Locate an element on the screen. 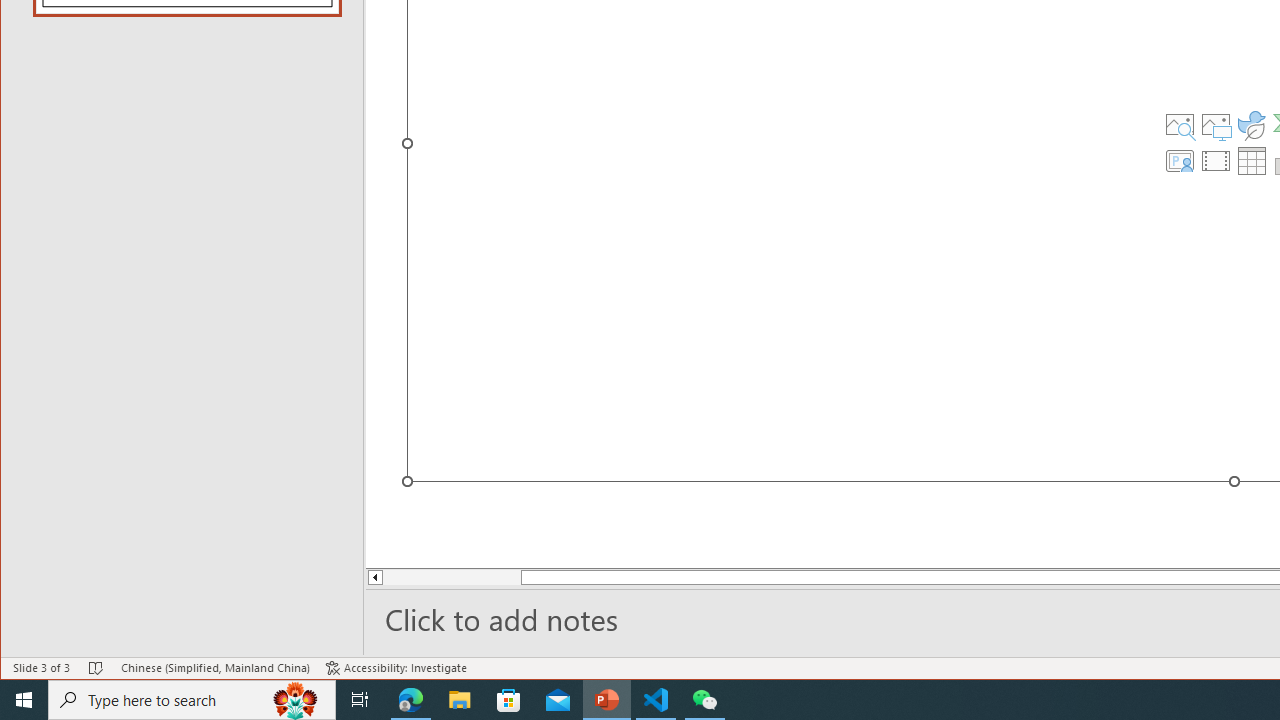 Image resolution: width=1280 pixels, height=720 pixels. 'Task View' is located at coordinates (359, 698).